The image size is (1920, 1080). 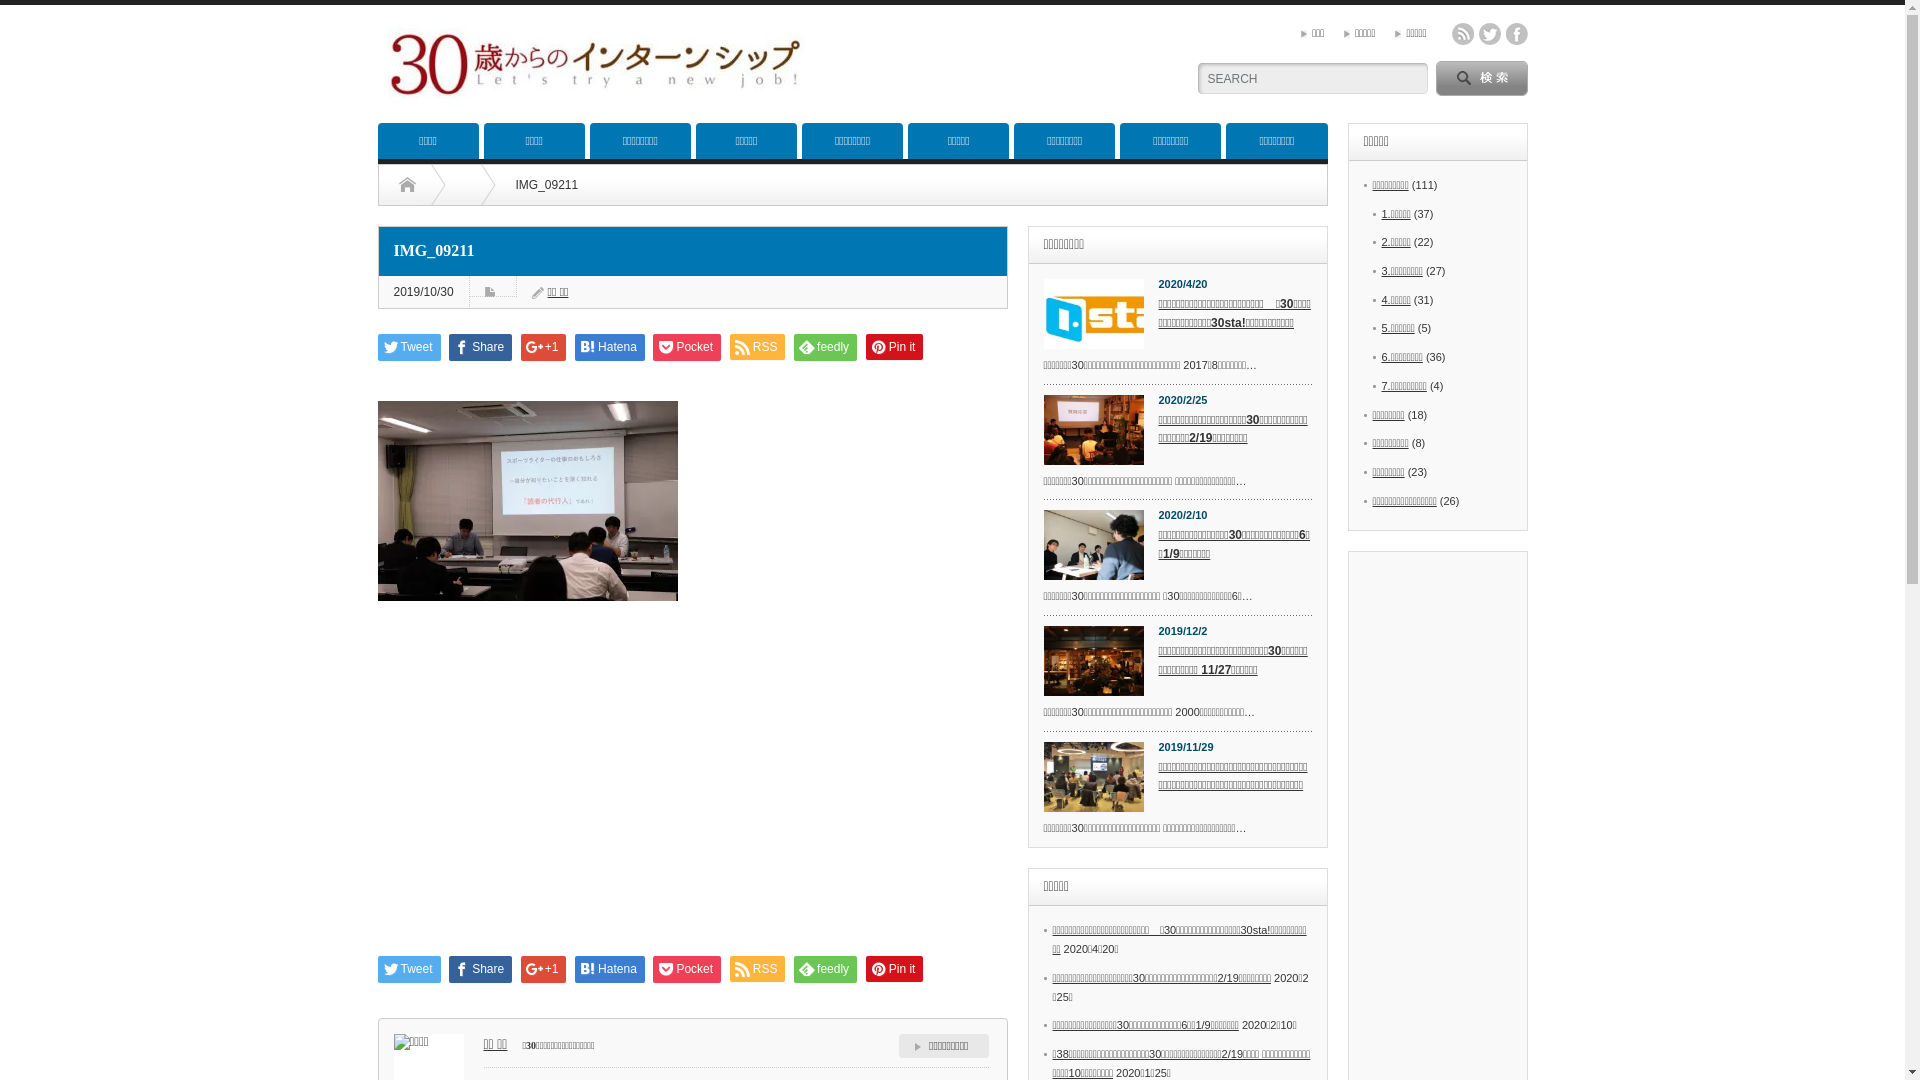 I want to click on 'Hatena', so click(x=608, y=968).